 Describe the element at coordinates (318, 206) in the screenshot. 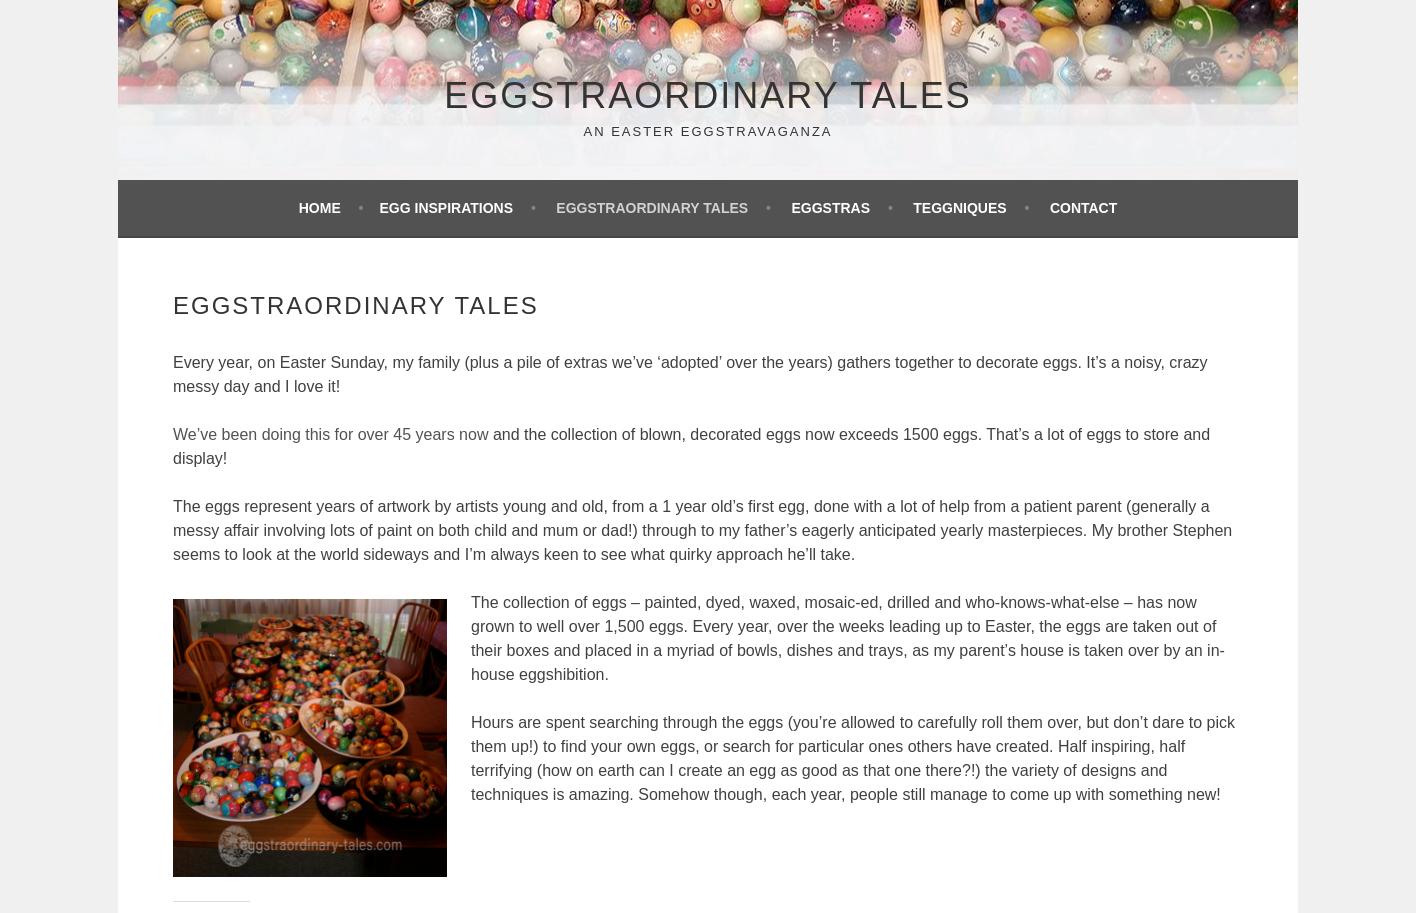

I see `'Home'` at that location.